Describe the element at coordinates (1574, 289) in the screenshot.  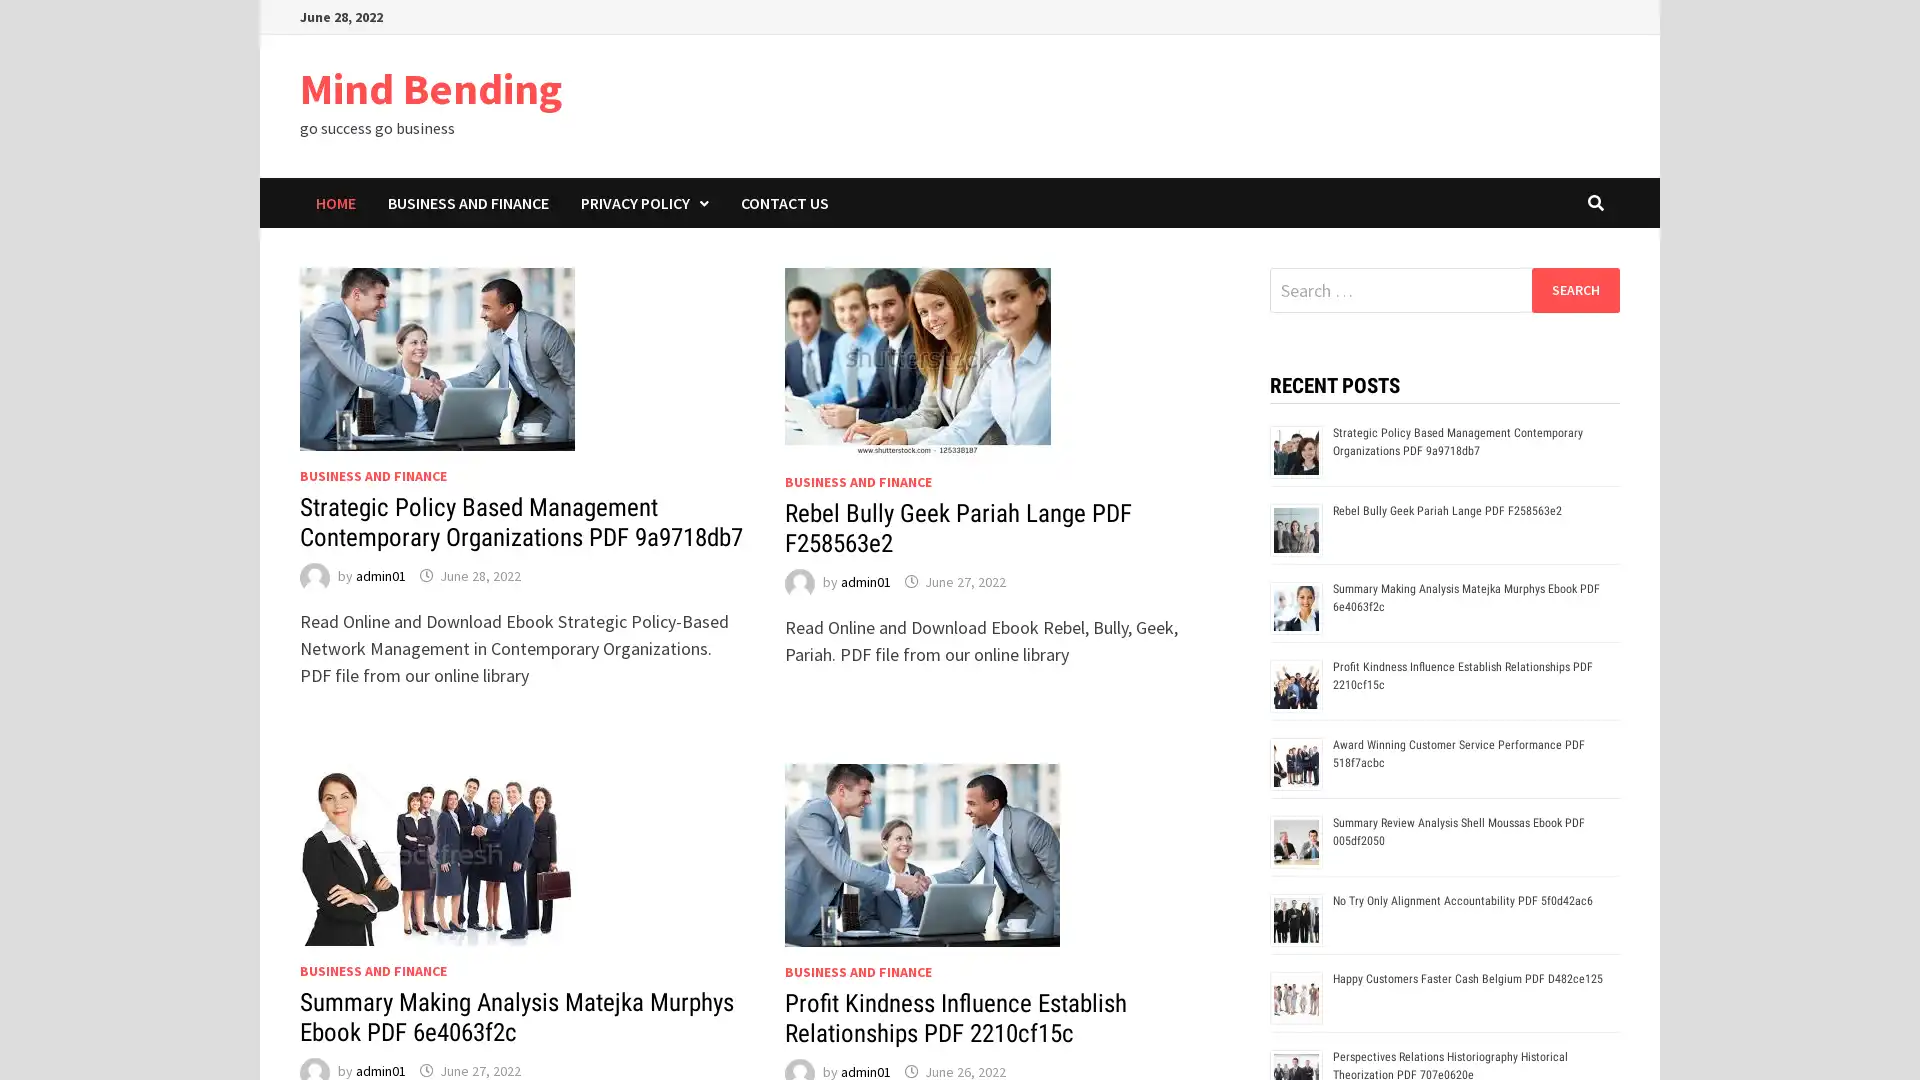
I see `Search` at that location.